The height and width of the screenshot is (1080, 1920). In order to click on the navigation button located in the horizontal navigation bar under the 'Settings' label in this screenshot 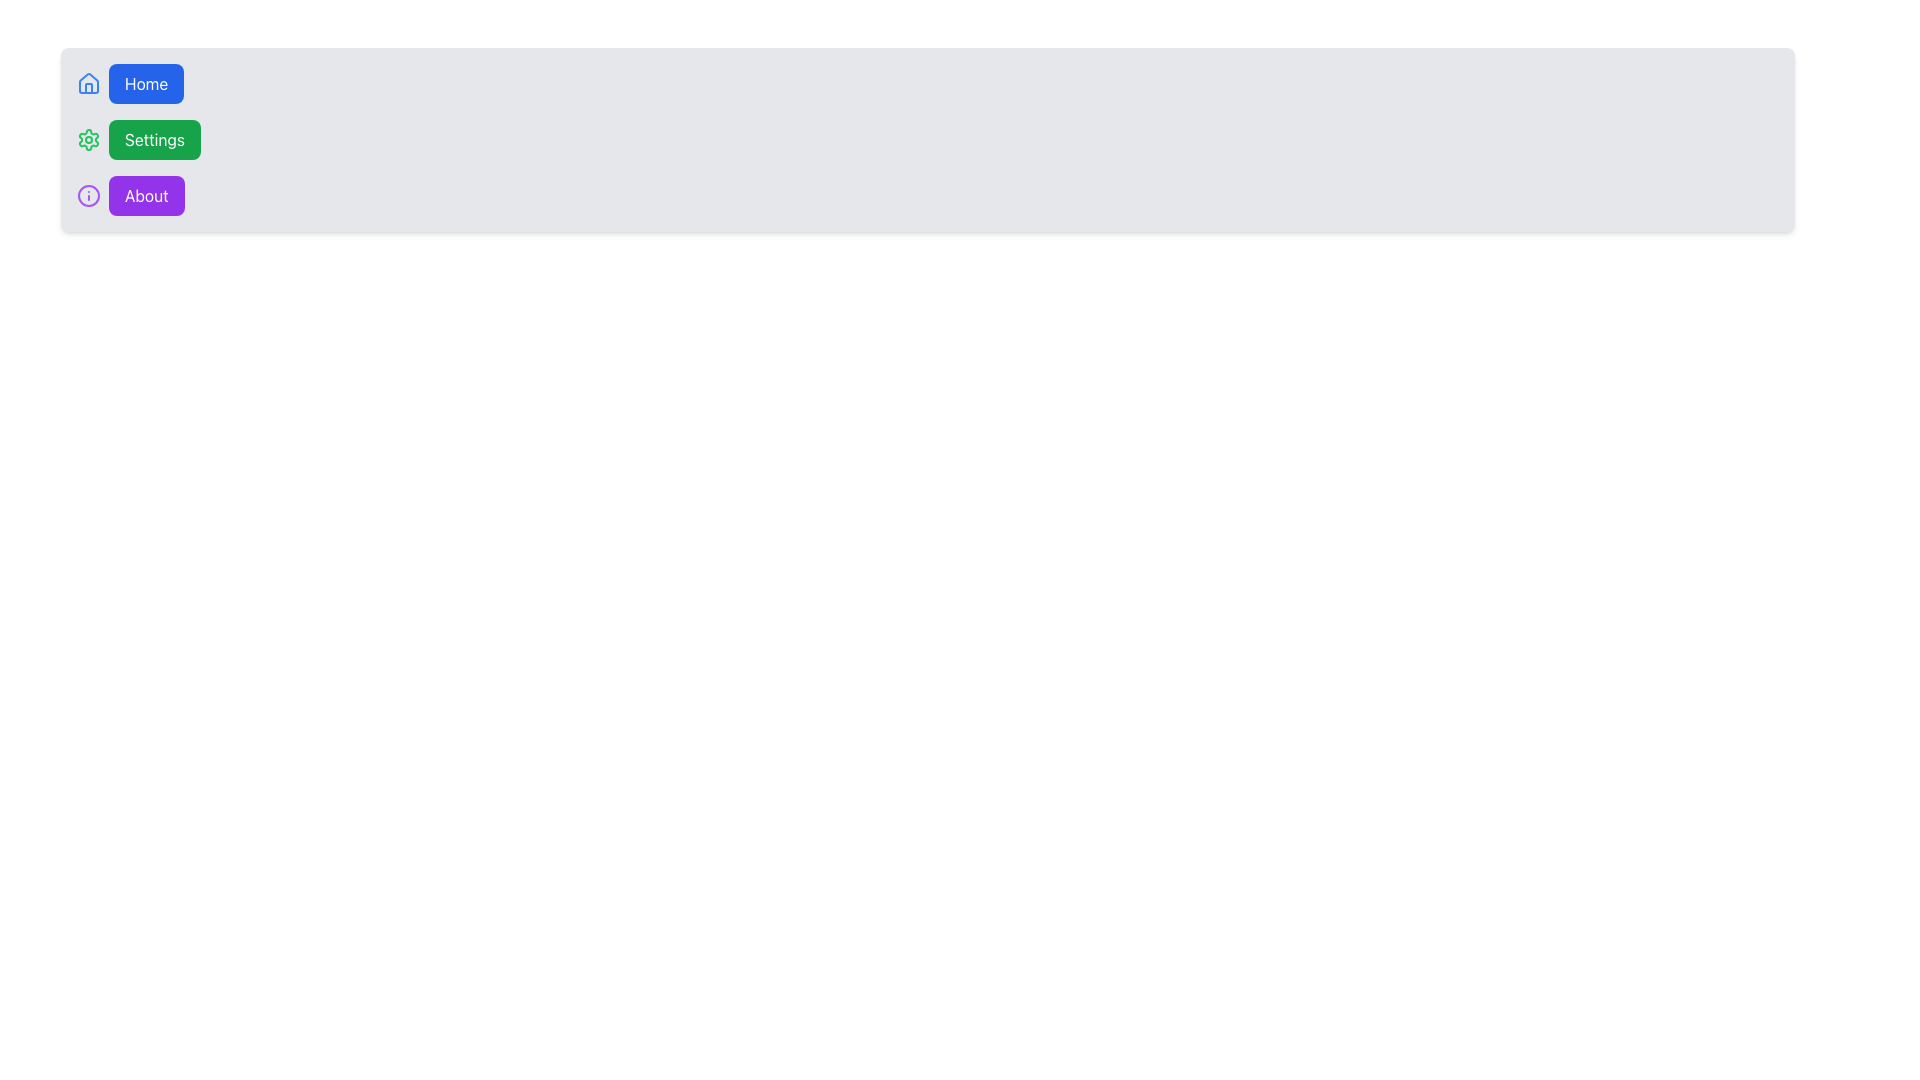, I will do `click(153, 138)`.